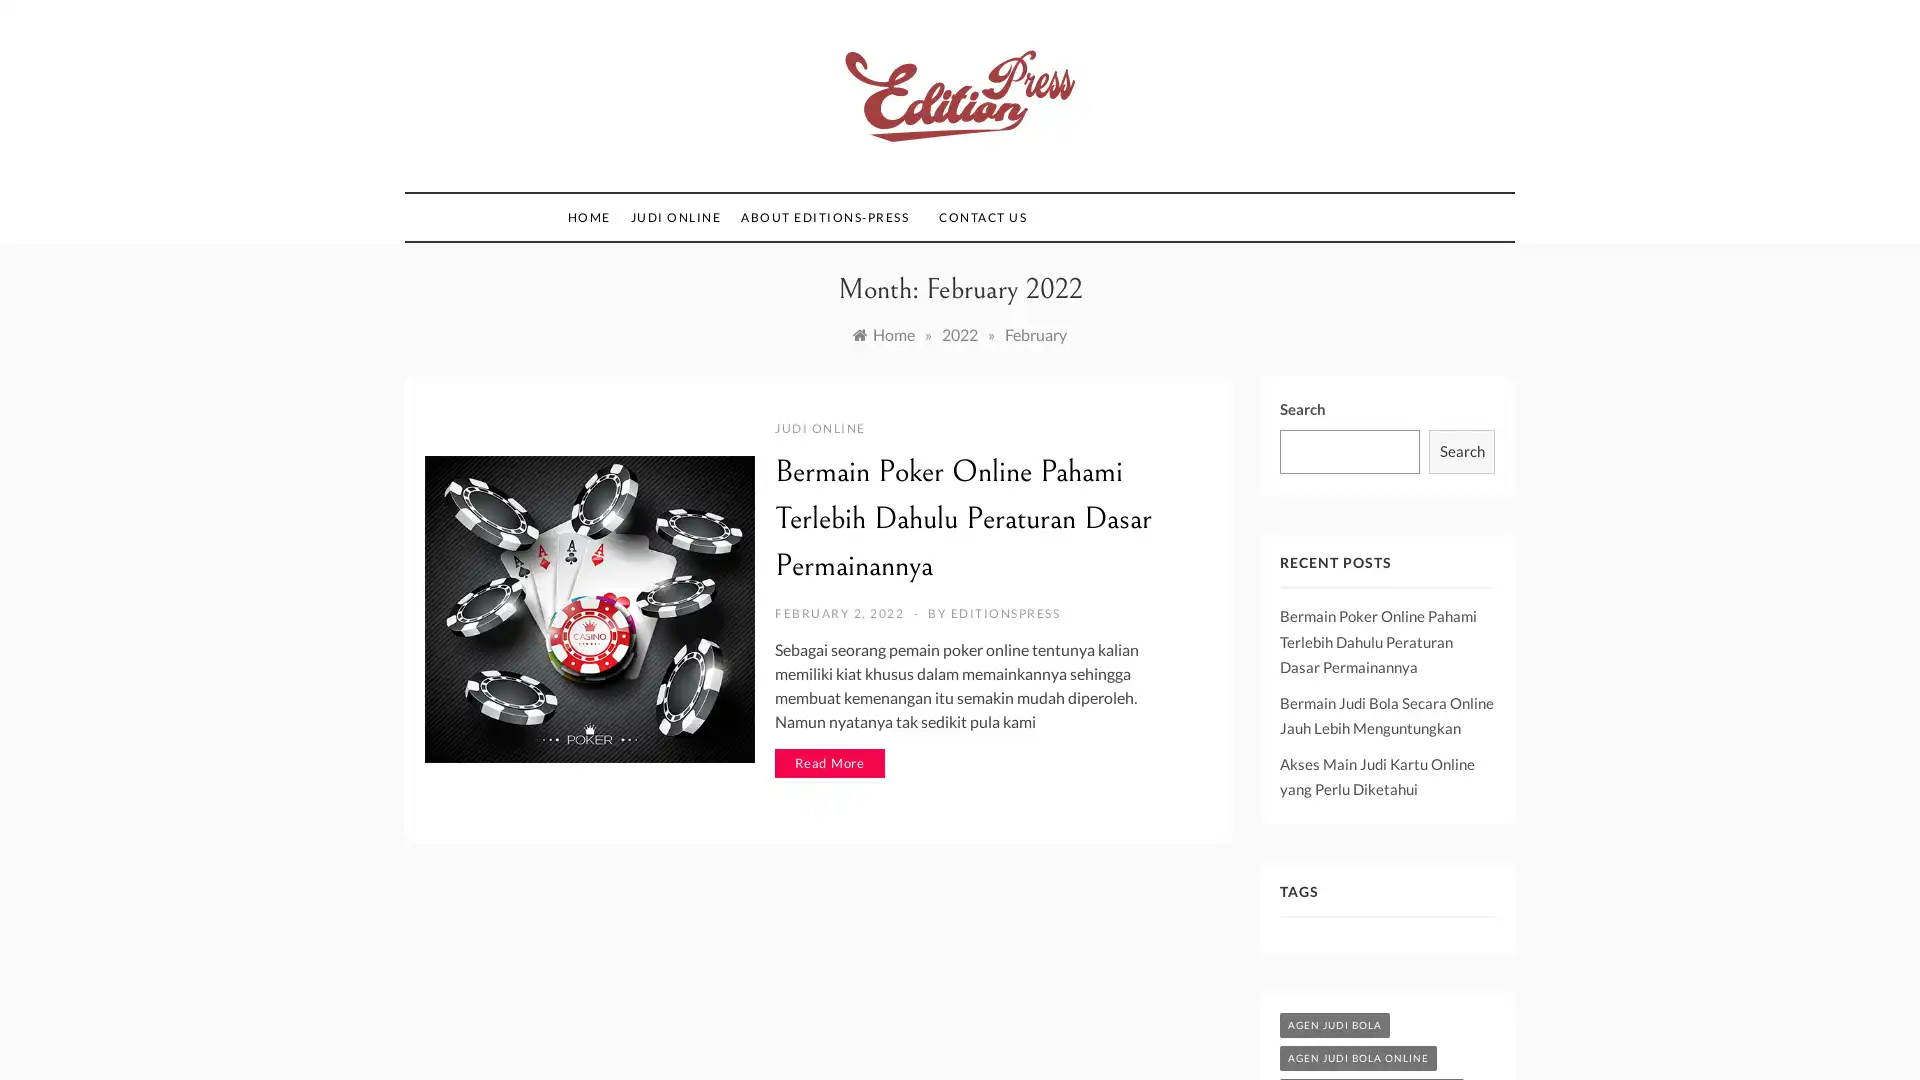  I want to click on Search, so click(1462, 451).